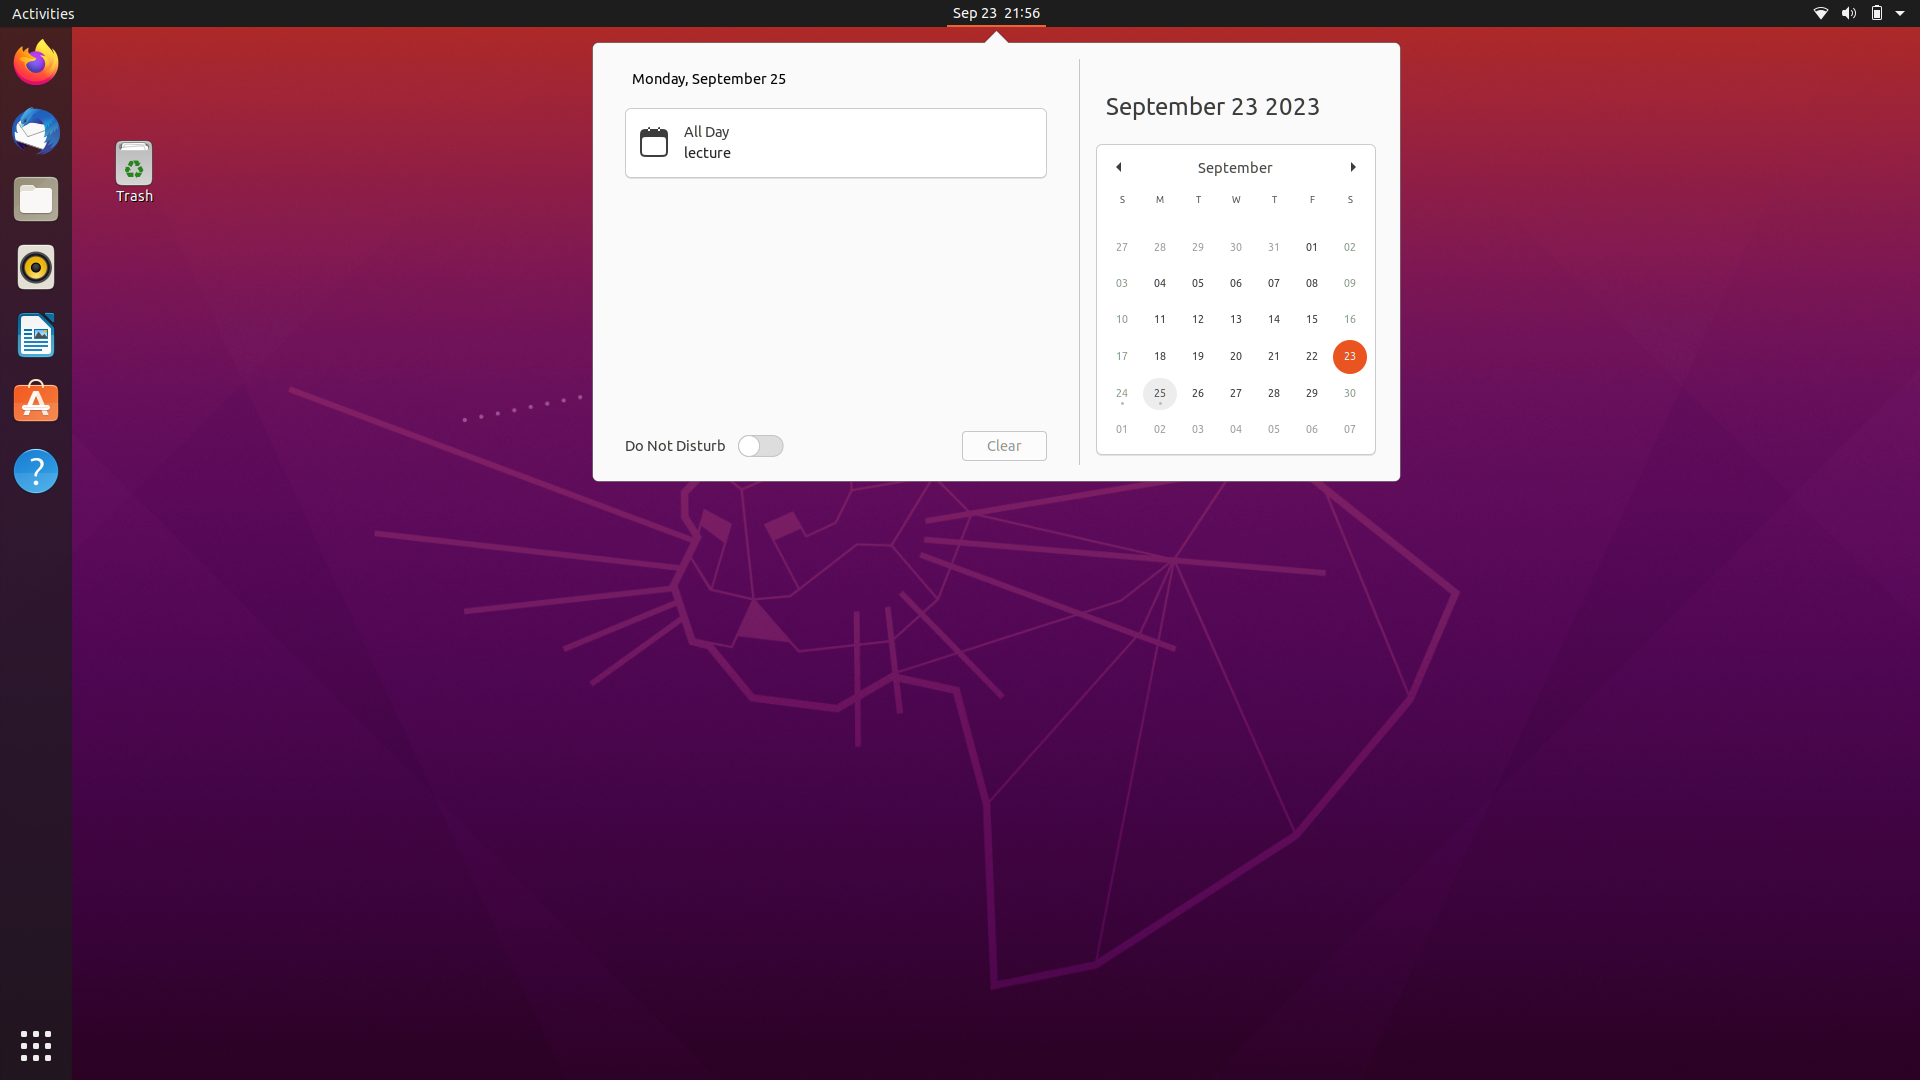  Describe the element at coordinates (1353, 164) in the screenshot. I see `Display events scheduled for the following month` at that location.